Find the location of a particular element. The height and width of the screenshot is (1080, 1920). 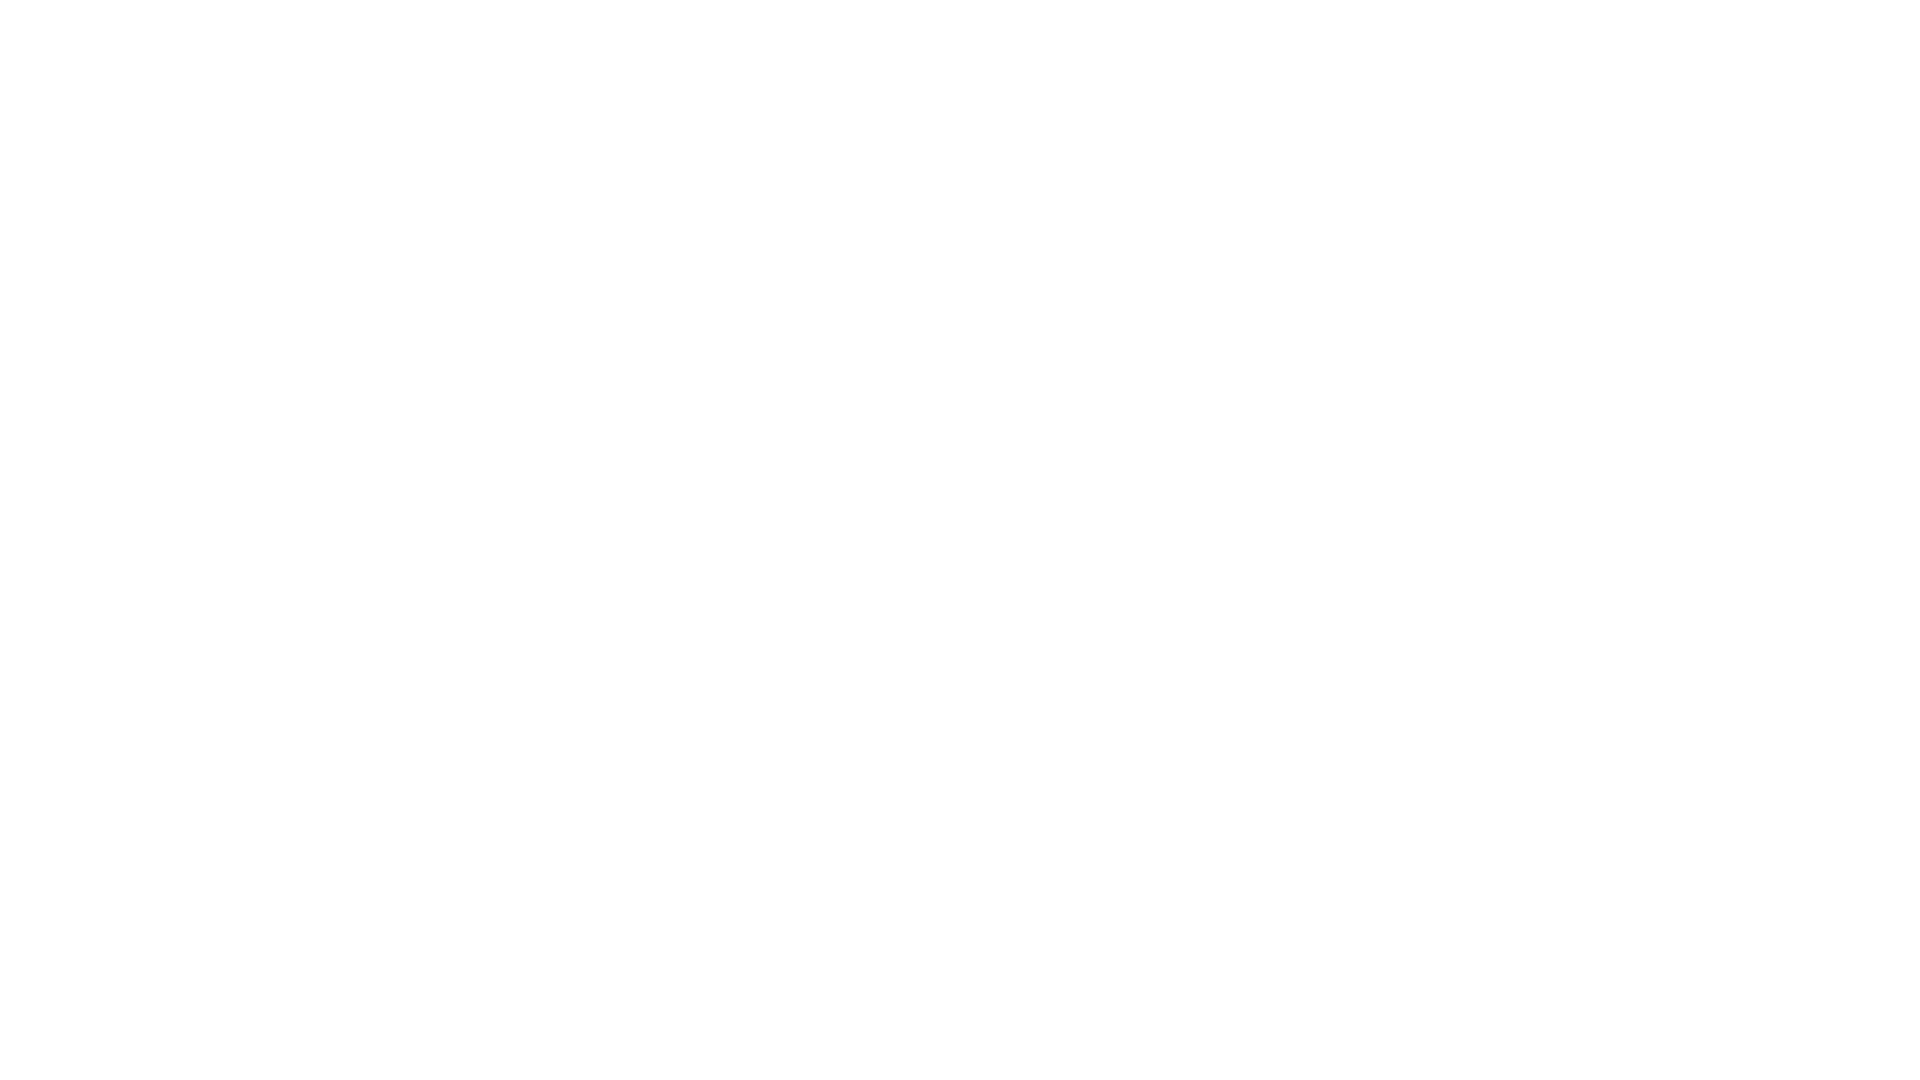

Not Available $15.99 is located at coordinates (1404, 402).